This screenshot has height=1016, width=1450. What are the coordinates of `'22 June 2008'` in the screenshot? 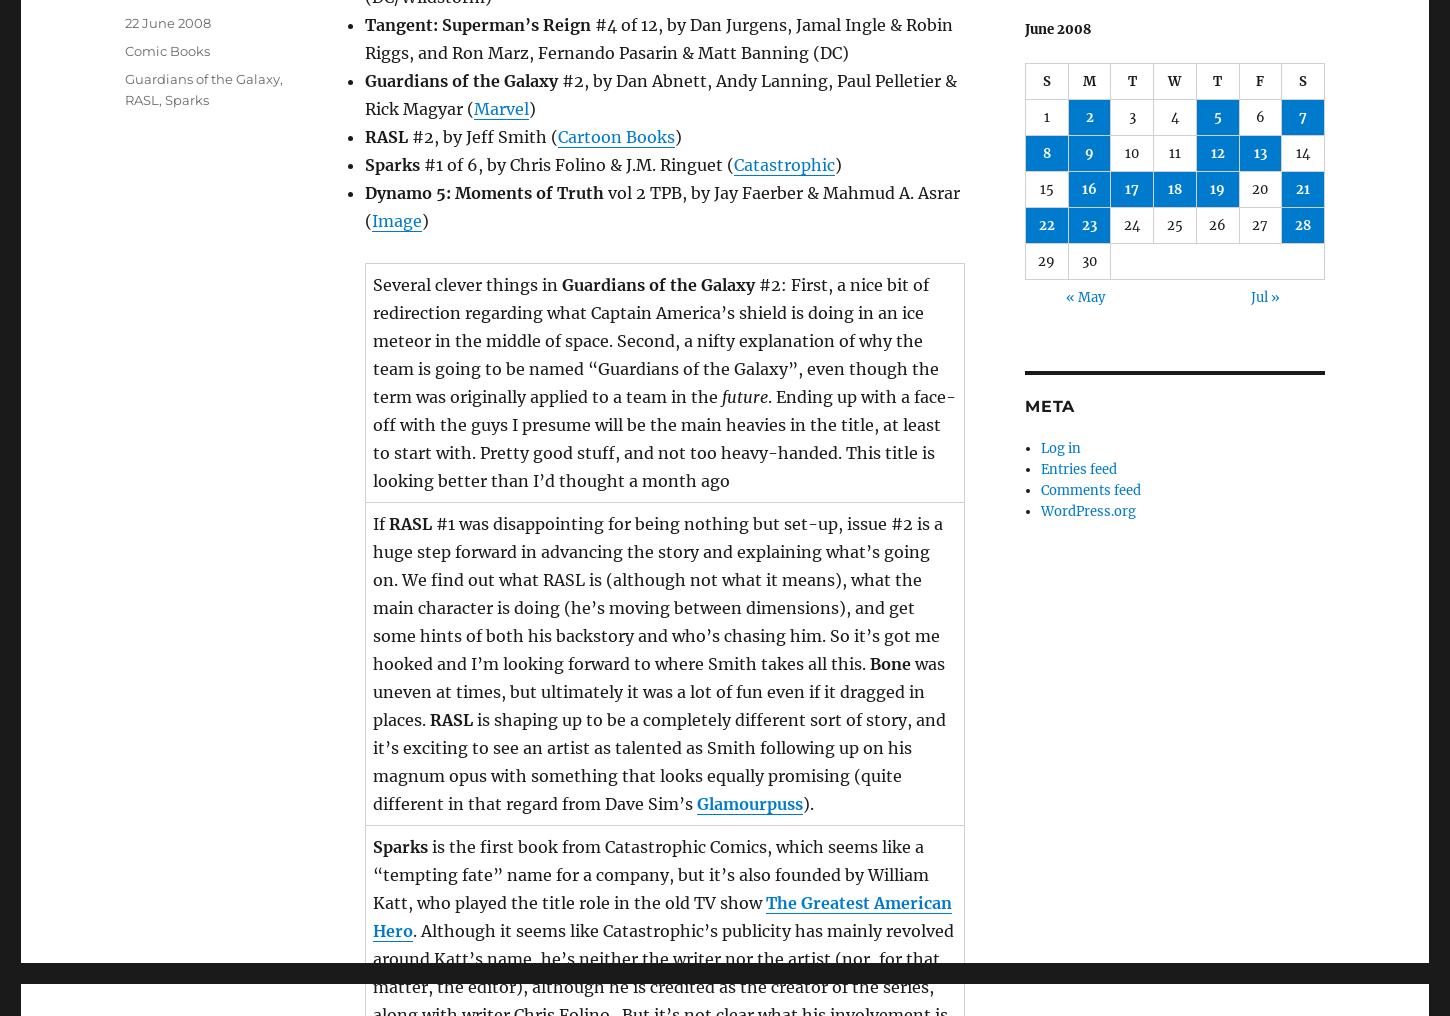 It's located at (167, 21).